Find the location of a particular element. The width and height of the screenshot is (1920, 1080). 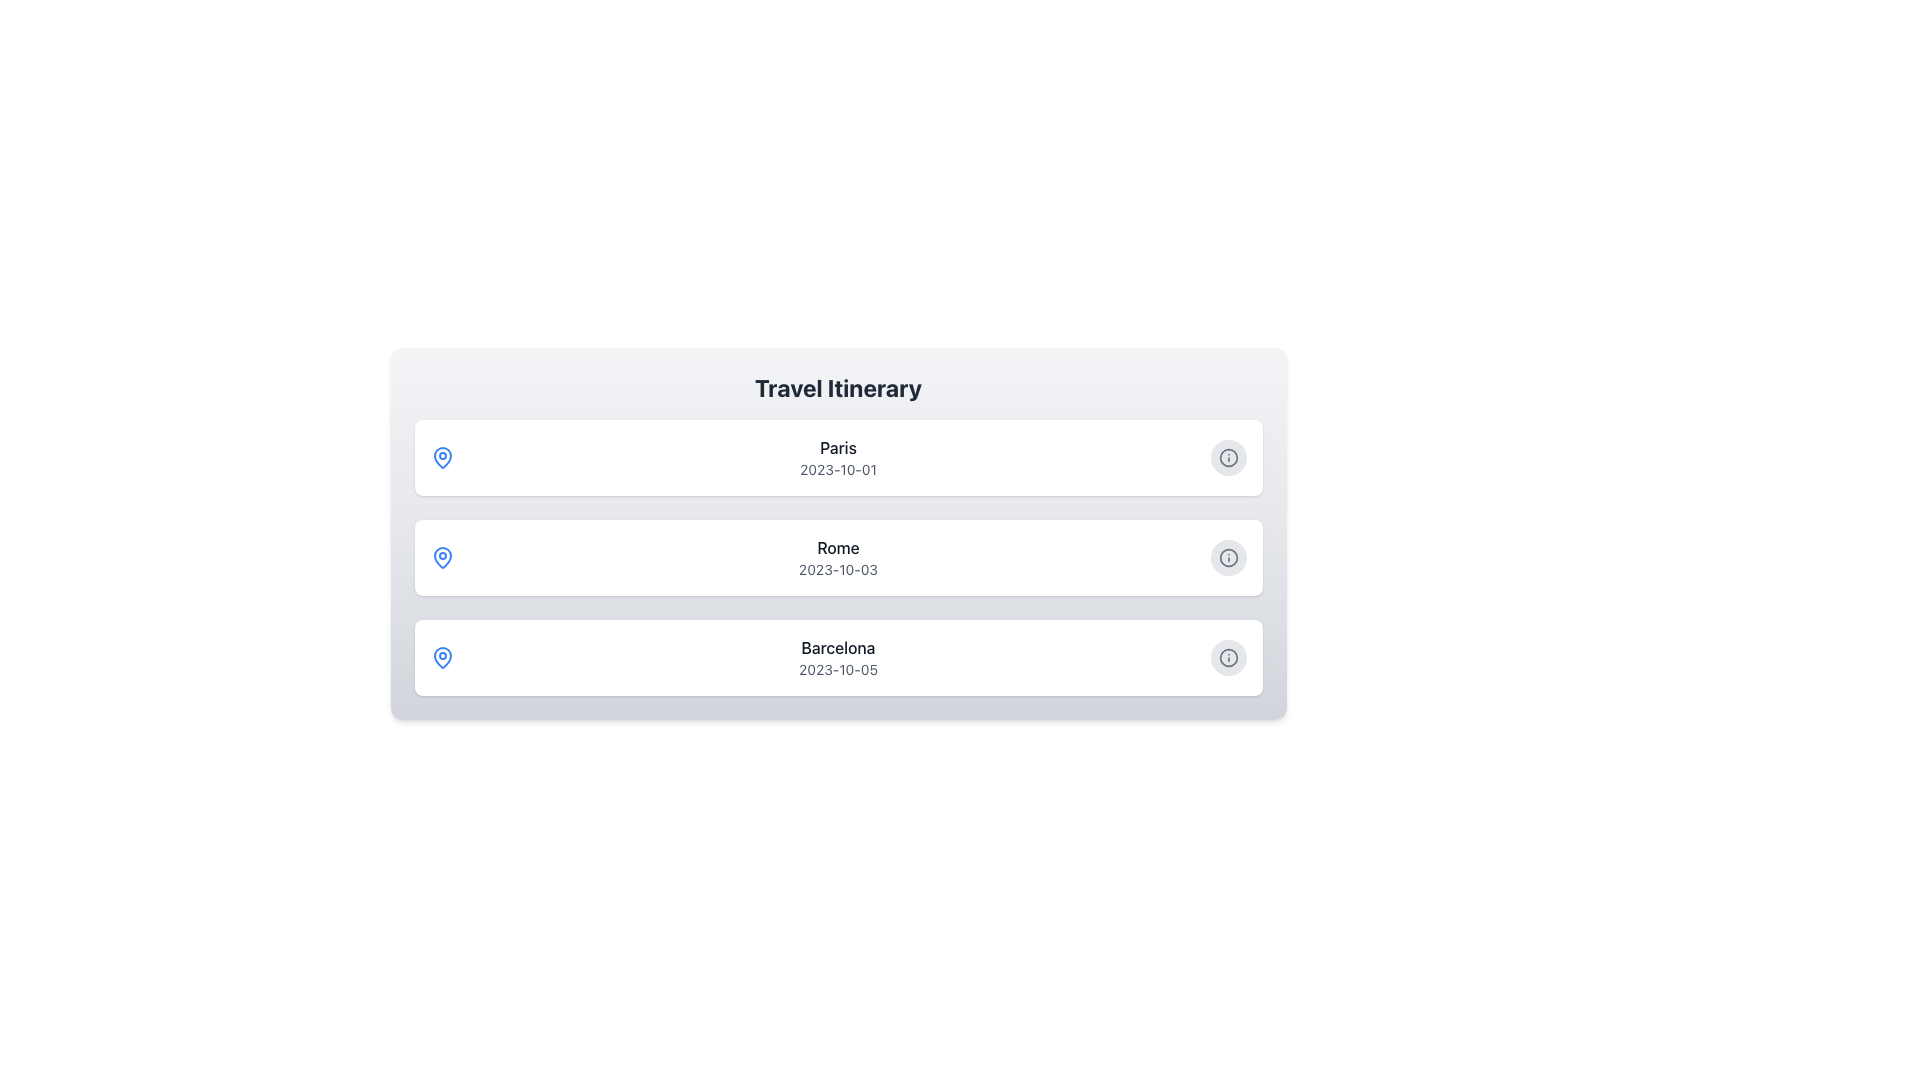

the circular button with a gray background and information icon, located to the right of the 'Paris' list item, to change its appearance is located at coordinates (1227, 458).